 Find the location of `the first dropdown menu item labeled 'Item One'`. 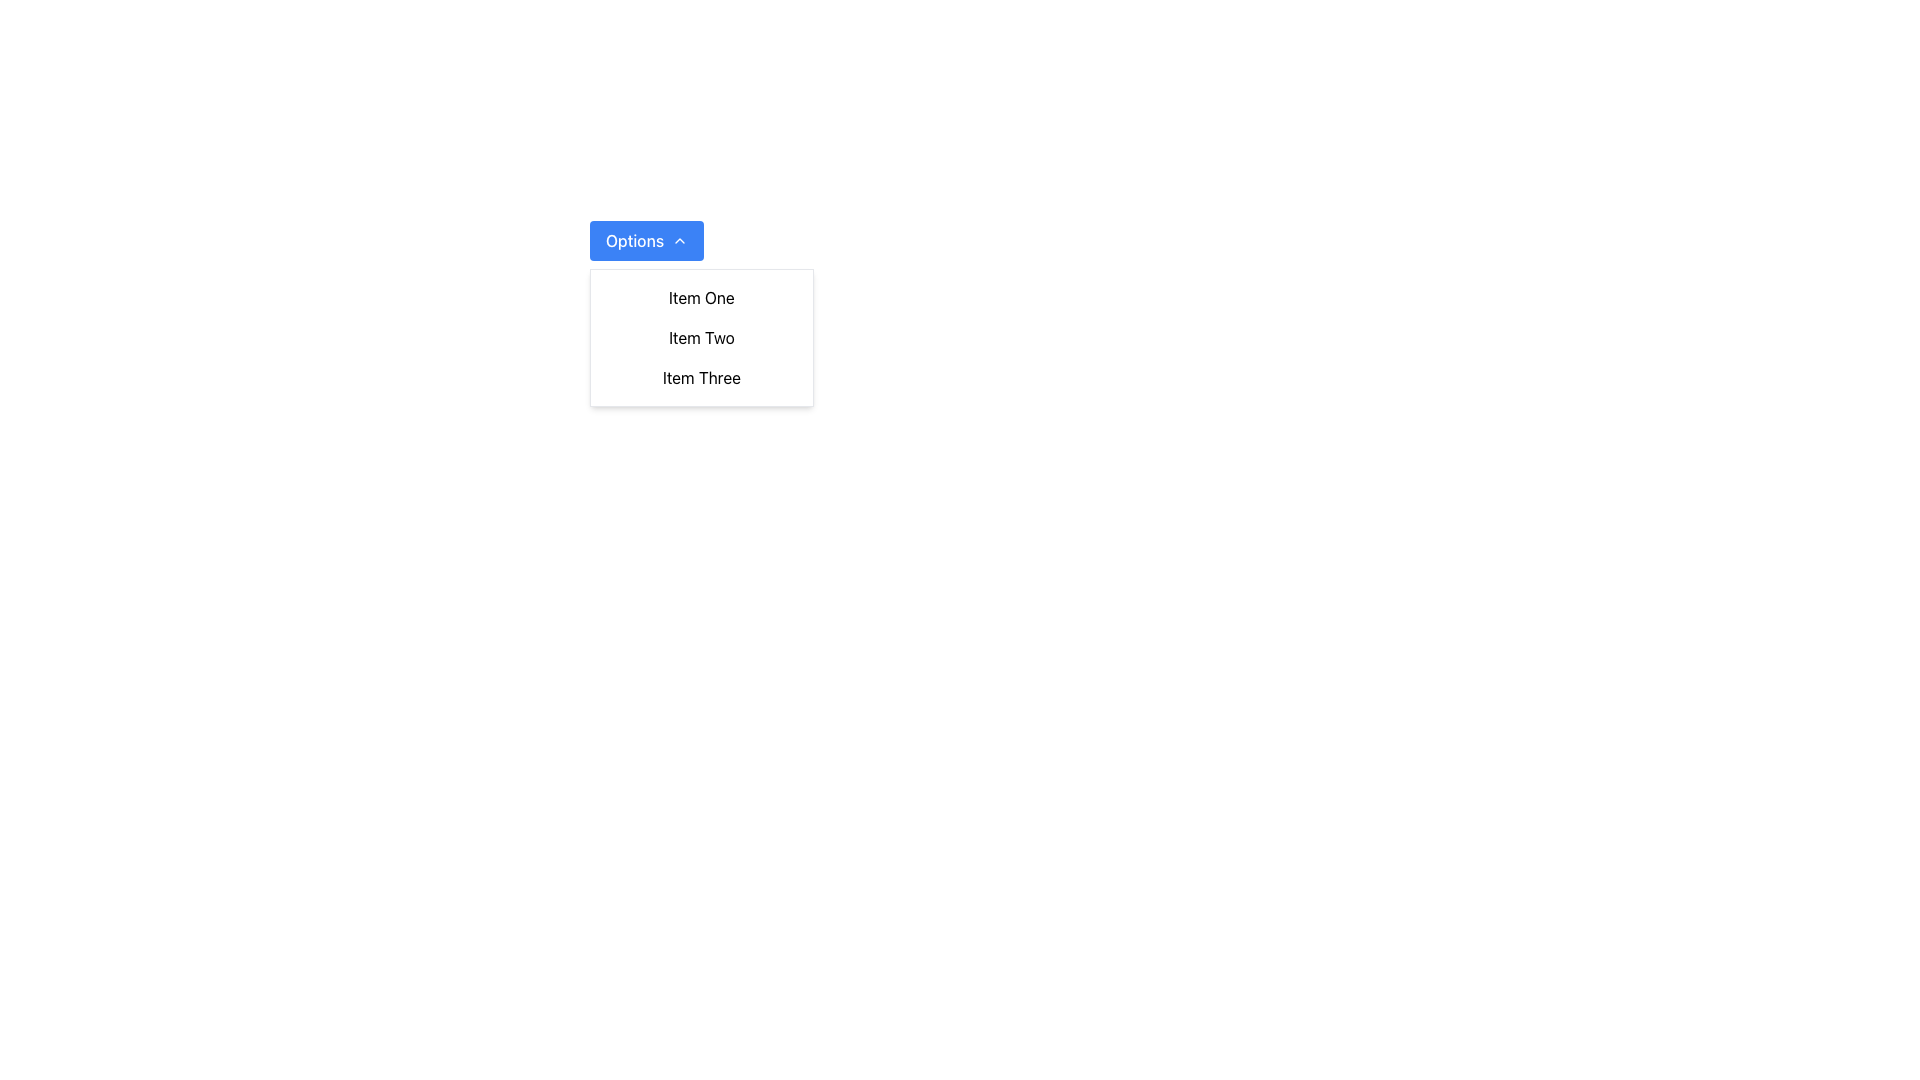

the first dropdown menu item labeled 'Item One' is located at coordinates (701, 297).